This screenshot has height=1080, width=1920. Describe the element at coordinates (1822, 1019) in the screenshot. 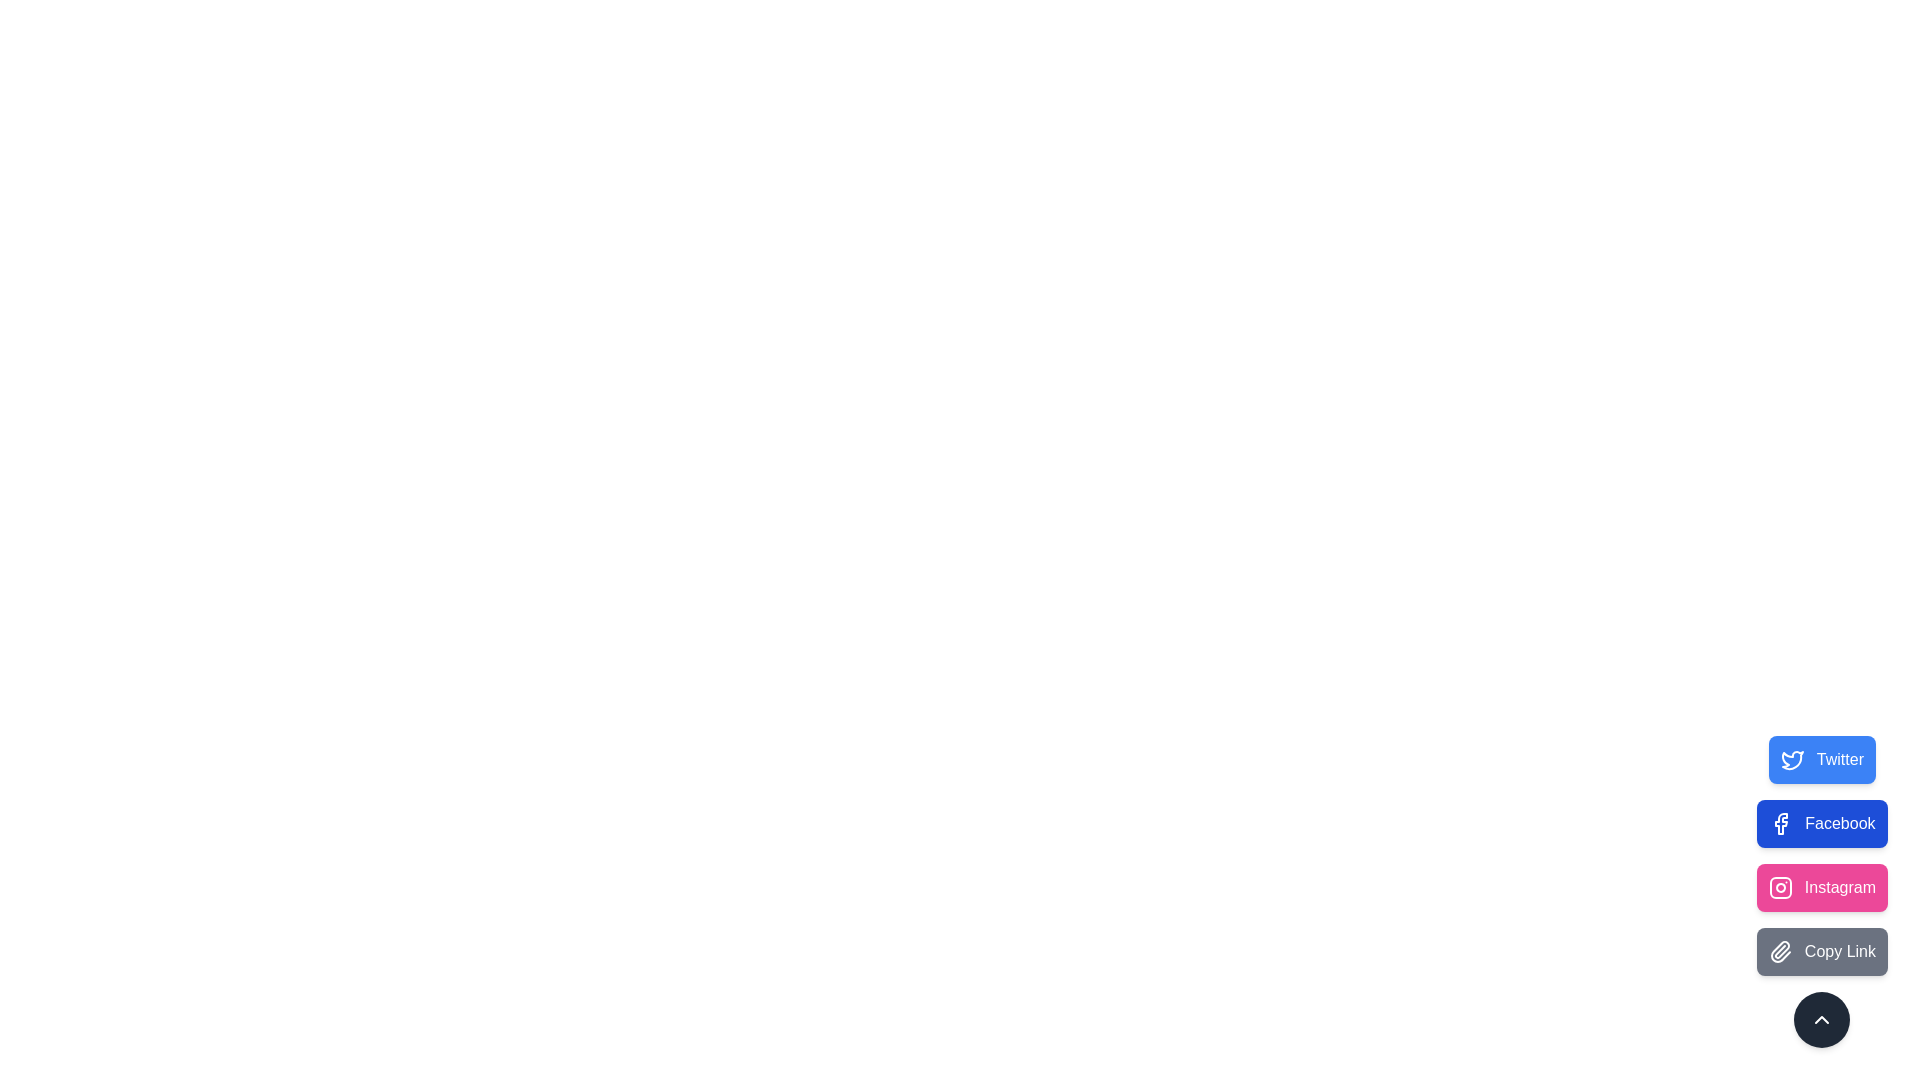

I see `button with the chevron-up icon to collapse the social speed dial menu` at that location.